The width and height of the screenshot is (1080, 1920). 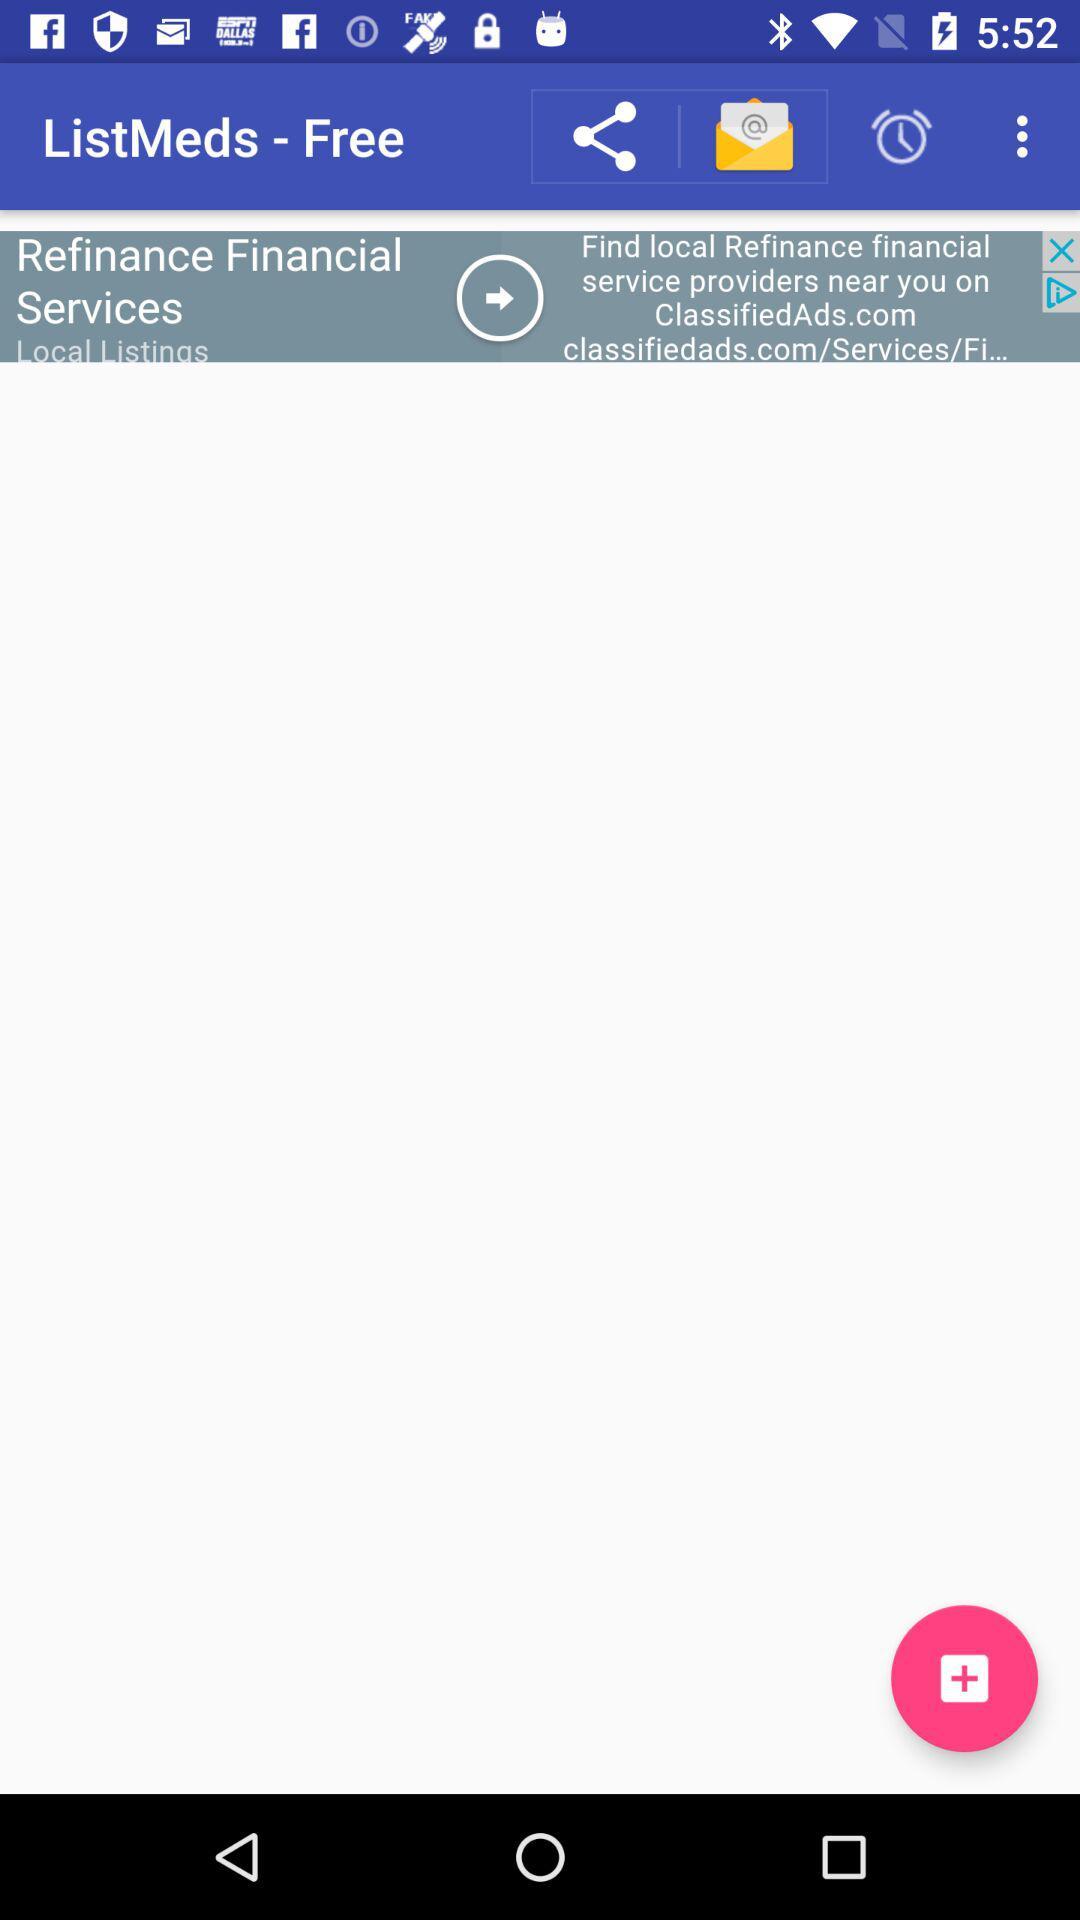 I want to click on announcement, so click(x=540, y=295).